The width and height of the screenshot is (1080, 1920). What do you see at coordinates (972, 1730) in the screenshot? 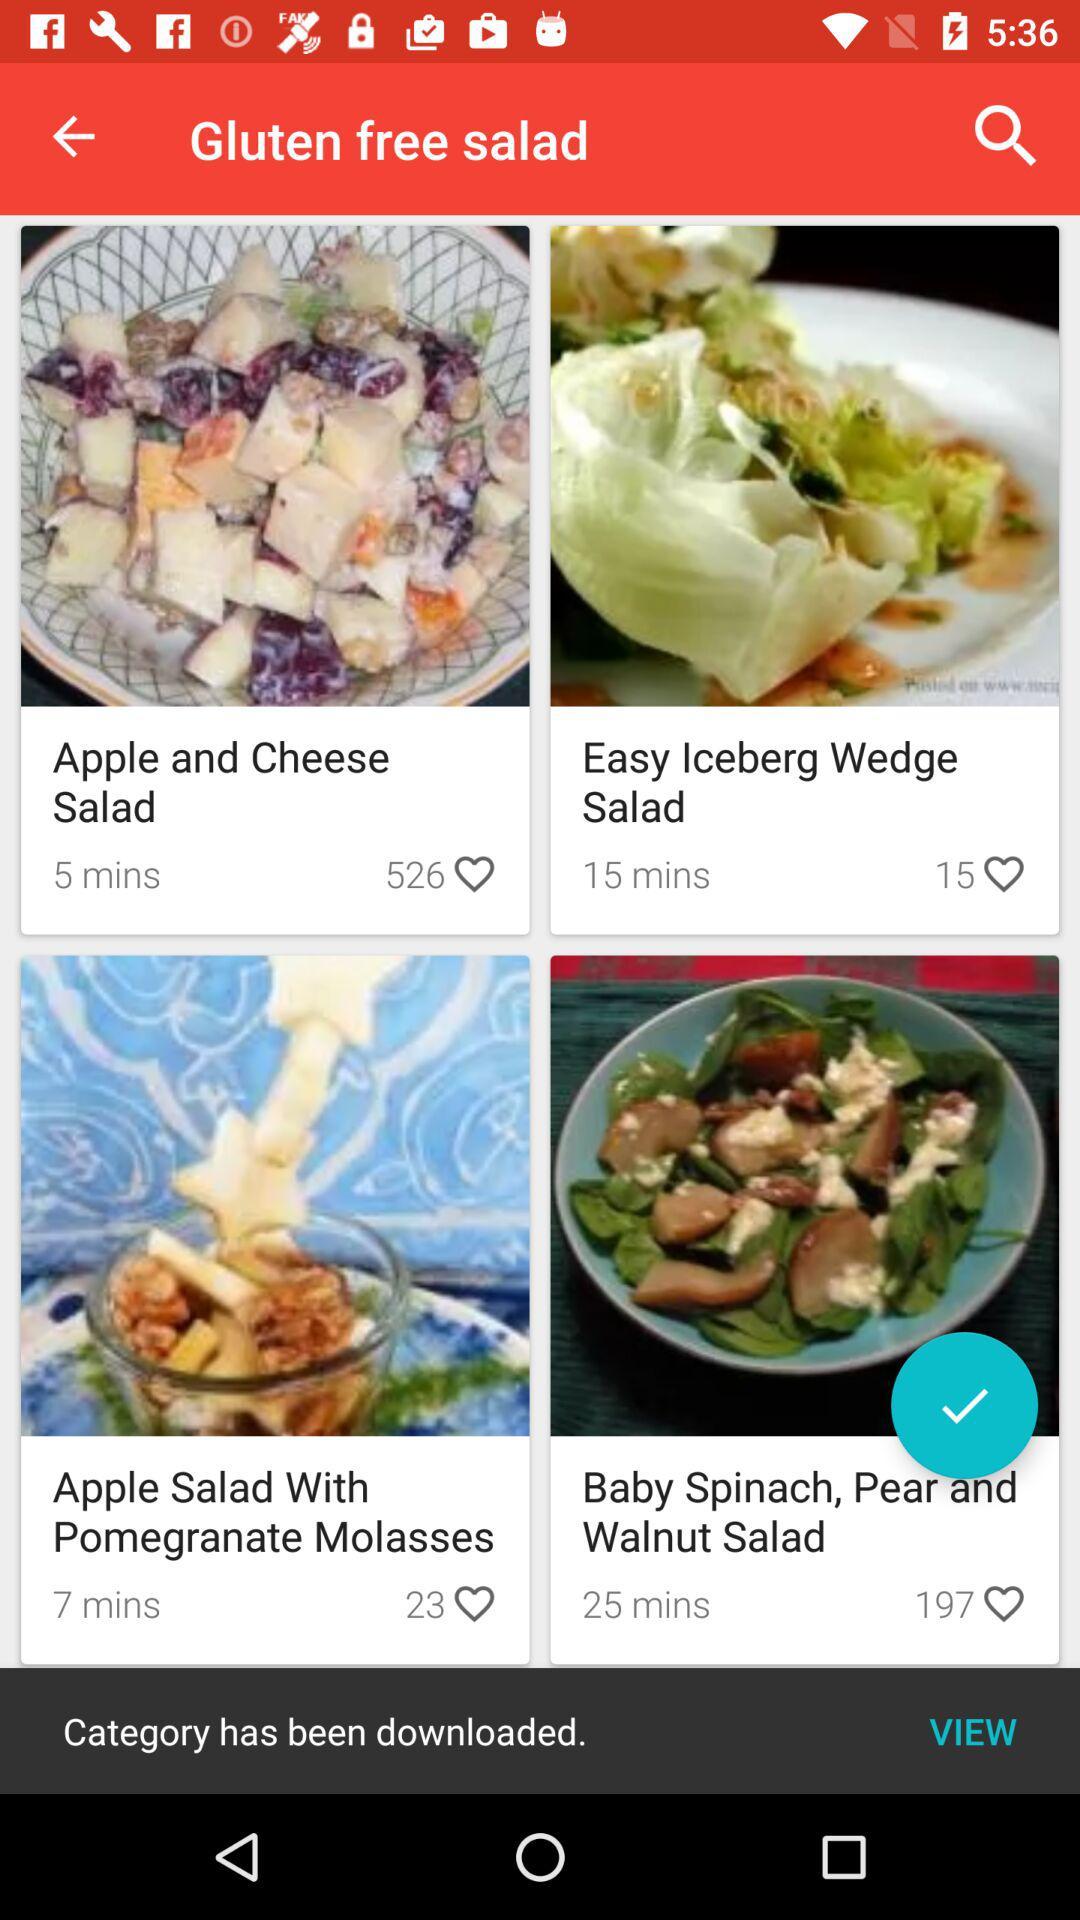
I see `the item below 197 item` at bounding box center [972, 1730].